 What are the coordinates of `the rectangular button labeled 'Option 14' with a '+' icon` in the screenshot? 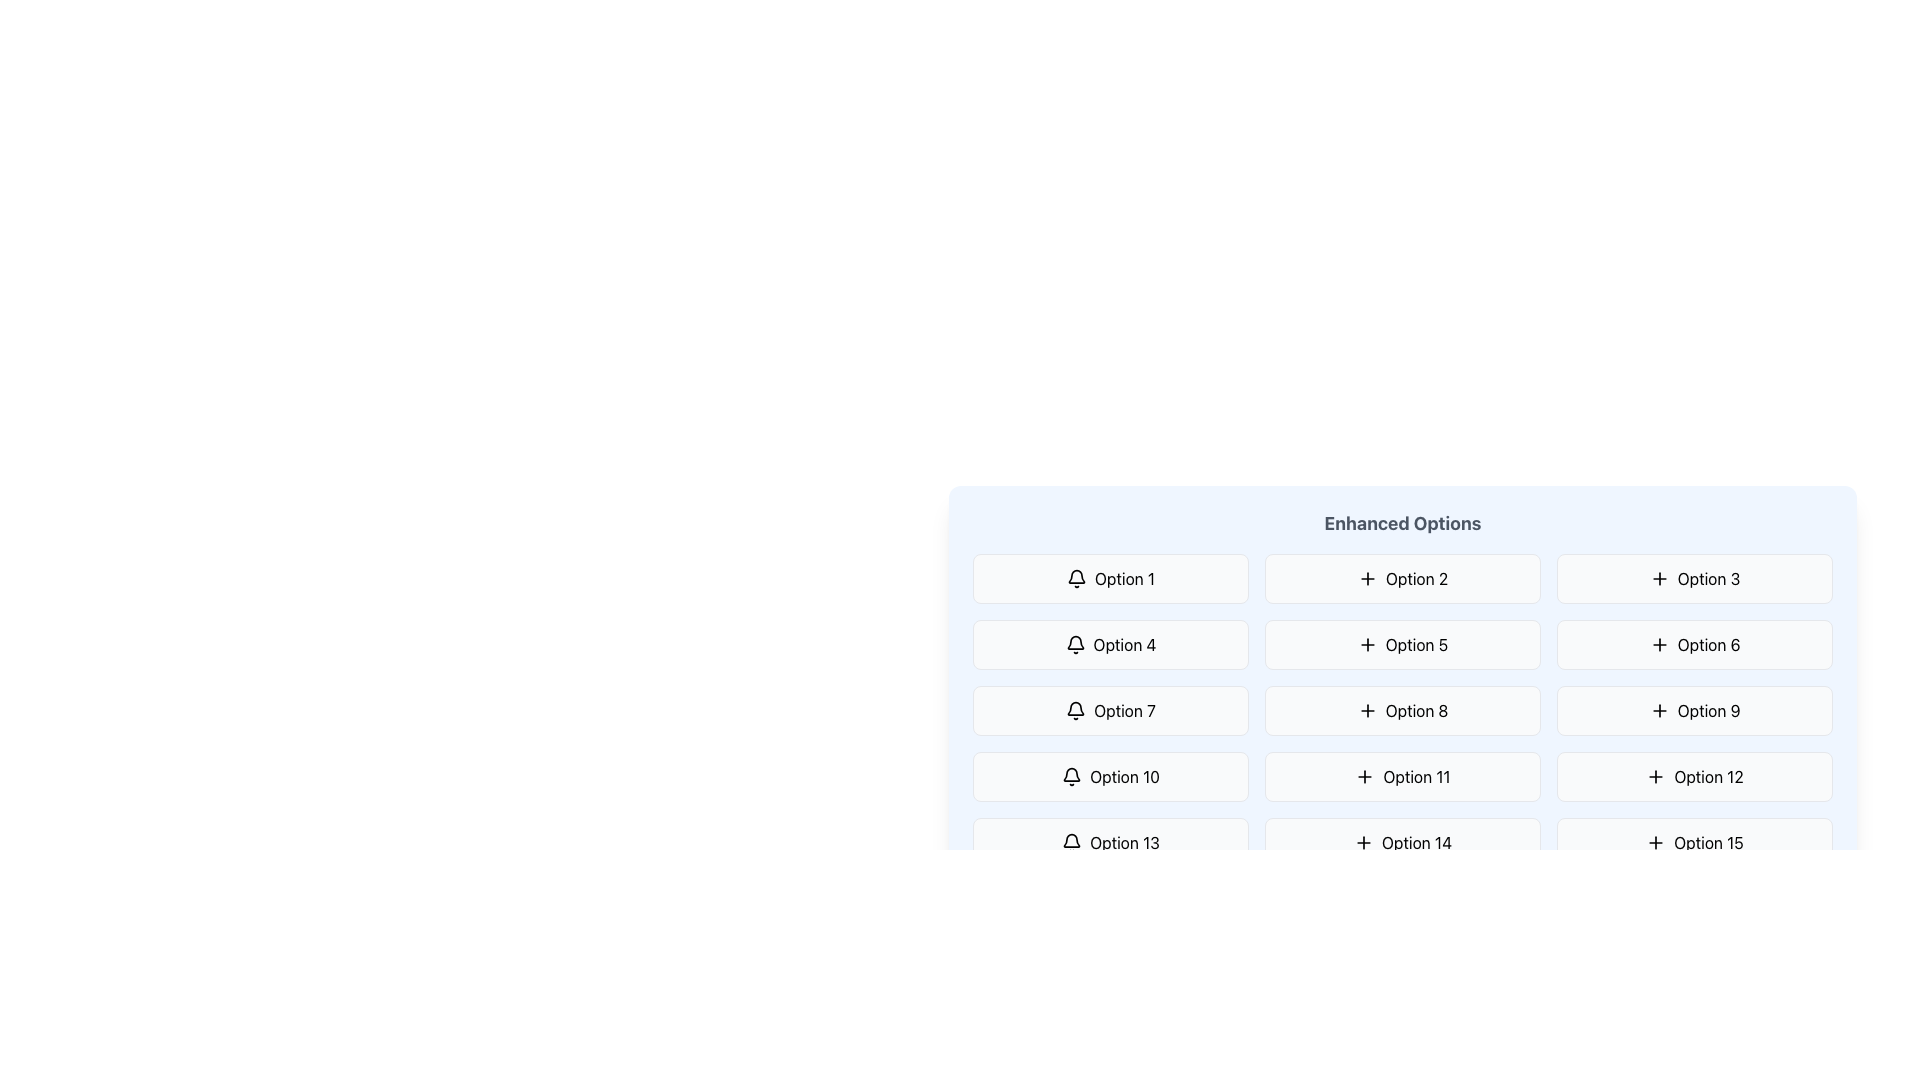 It's located at (1401, 843).